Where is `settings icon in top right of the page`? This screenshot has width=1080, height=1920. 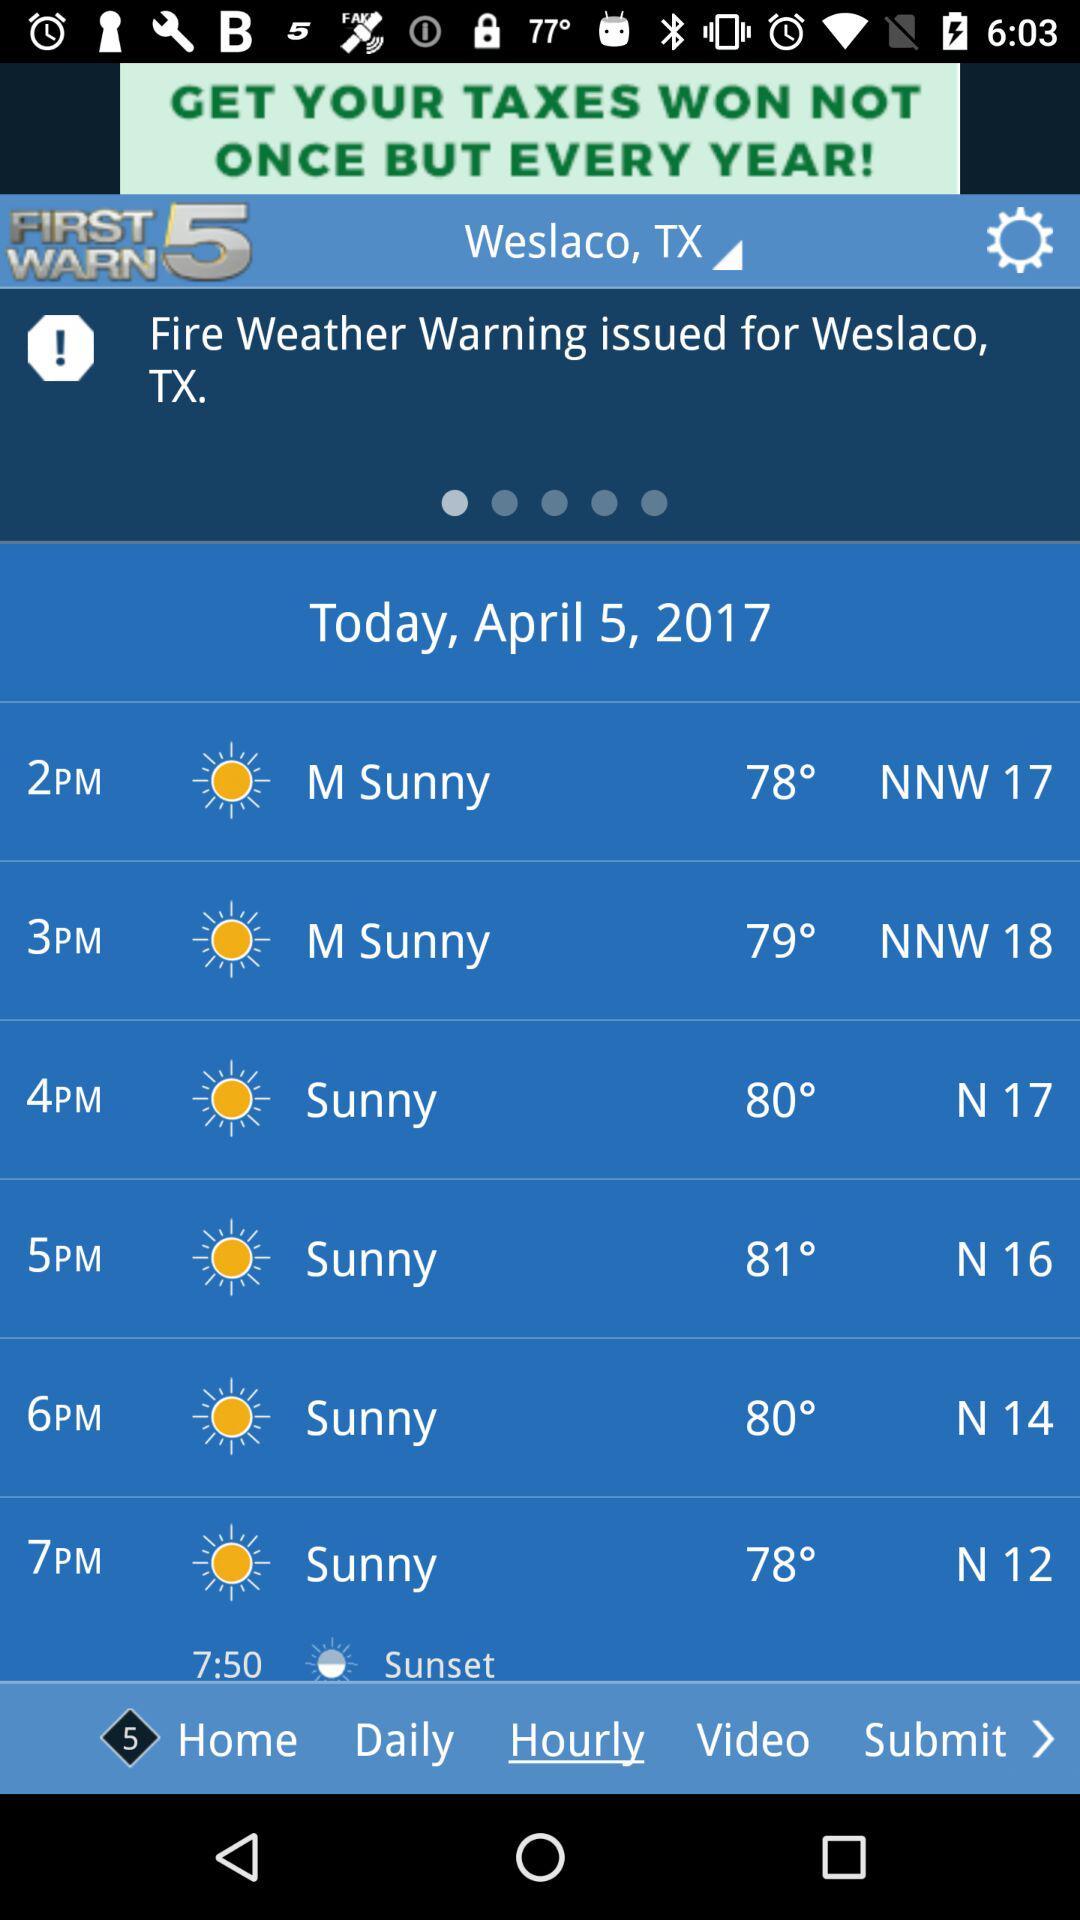
settings icon in top right of the page is located at coordinates (1026, 240).